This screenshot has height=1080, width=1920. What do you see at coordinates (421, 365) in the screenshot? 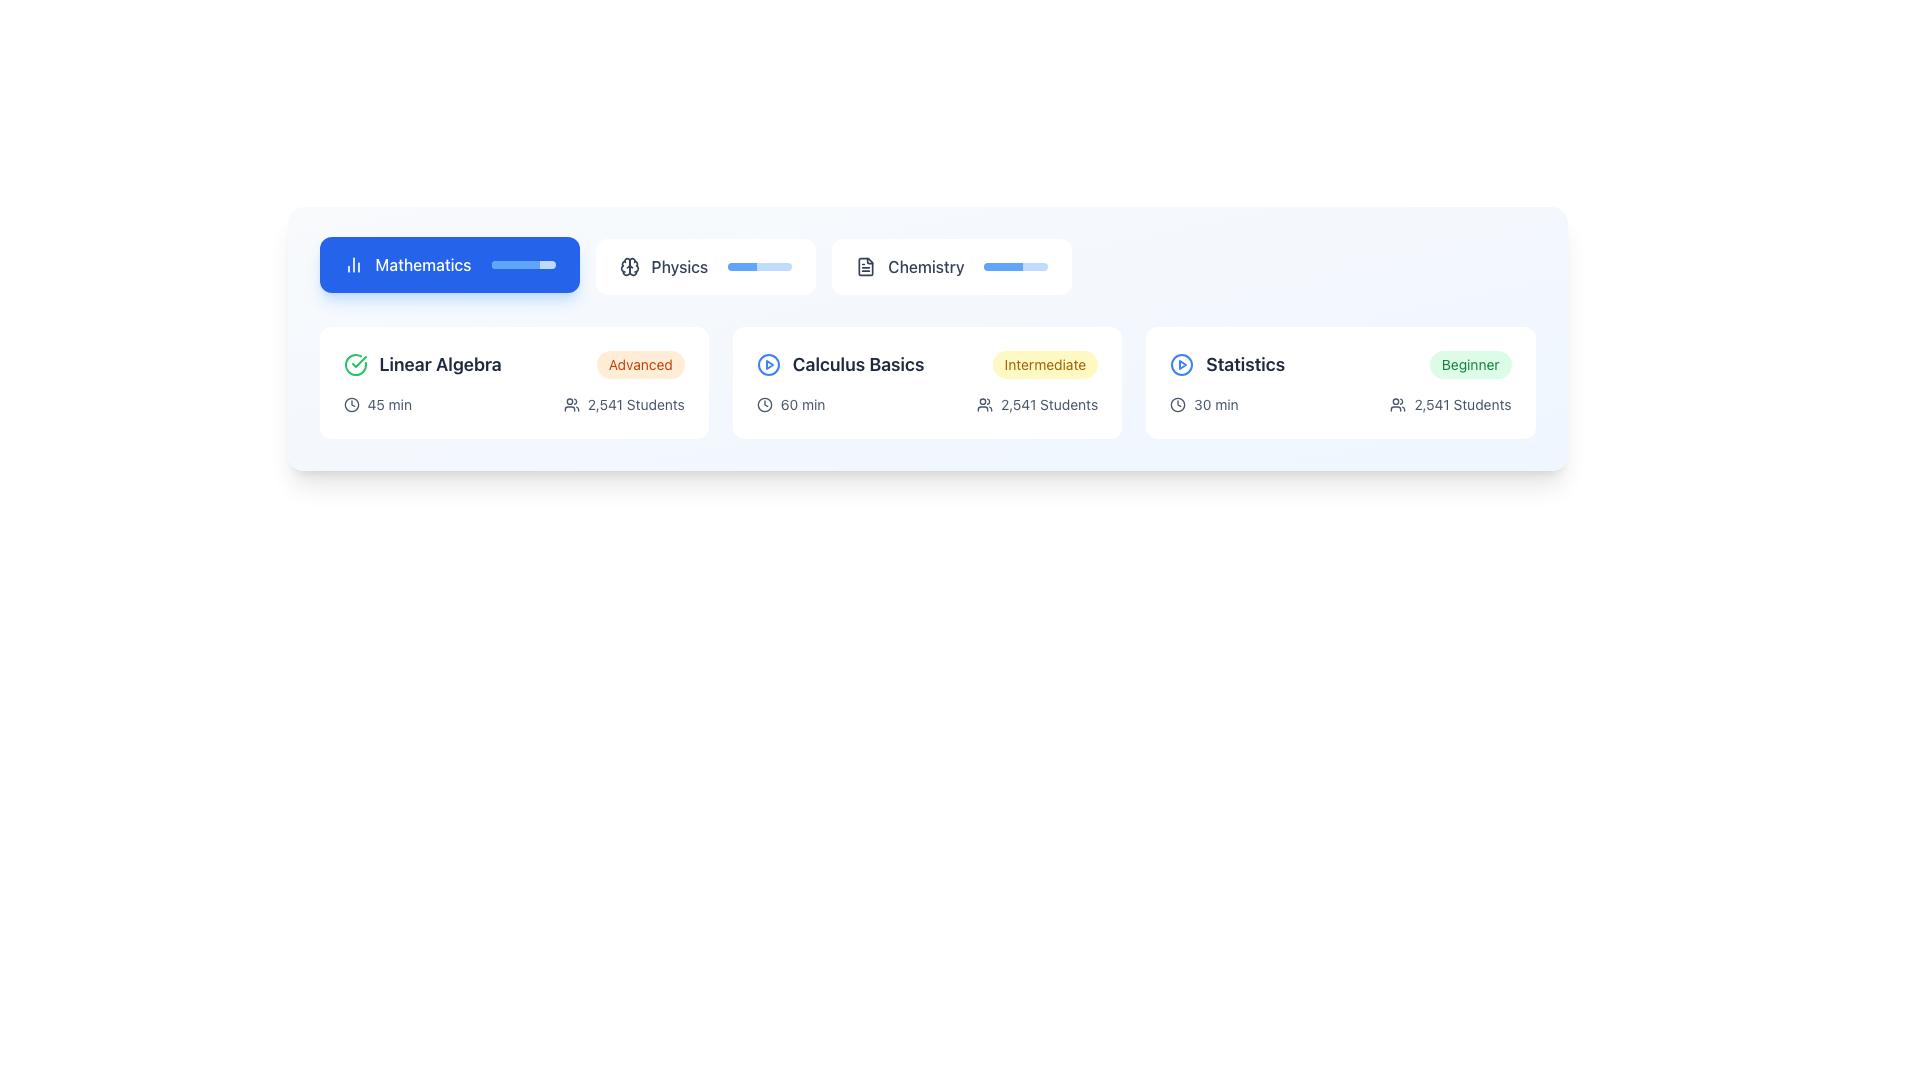
I see `the label with the icon and text 'Linear Algebra', which features a green circular checkmark and is bolded in a darker font` at bounding box center [421, 365].